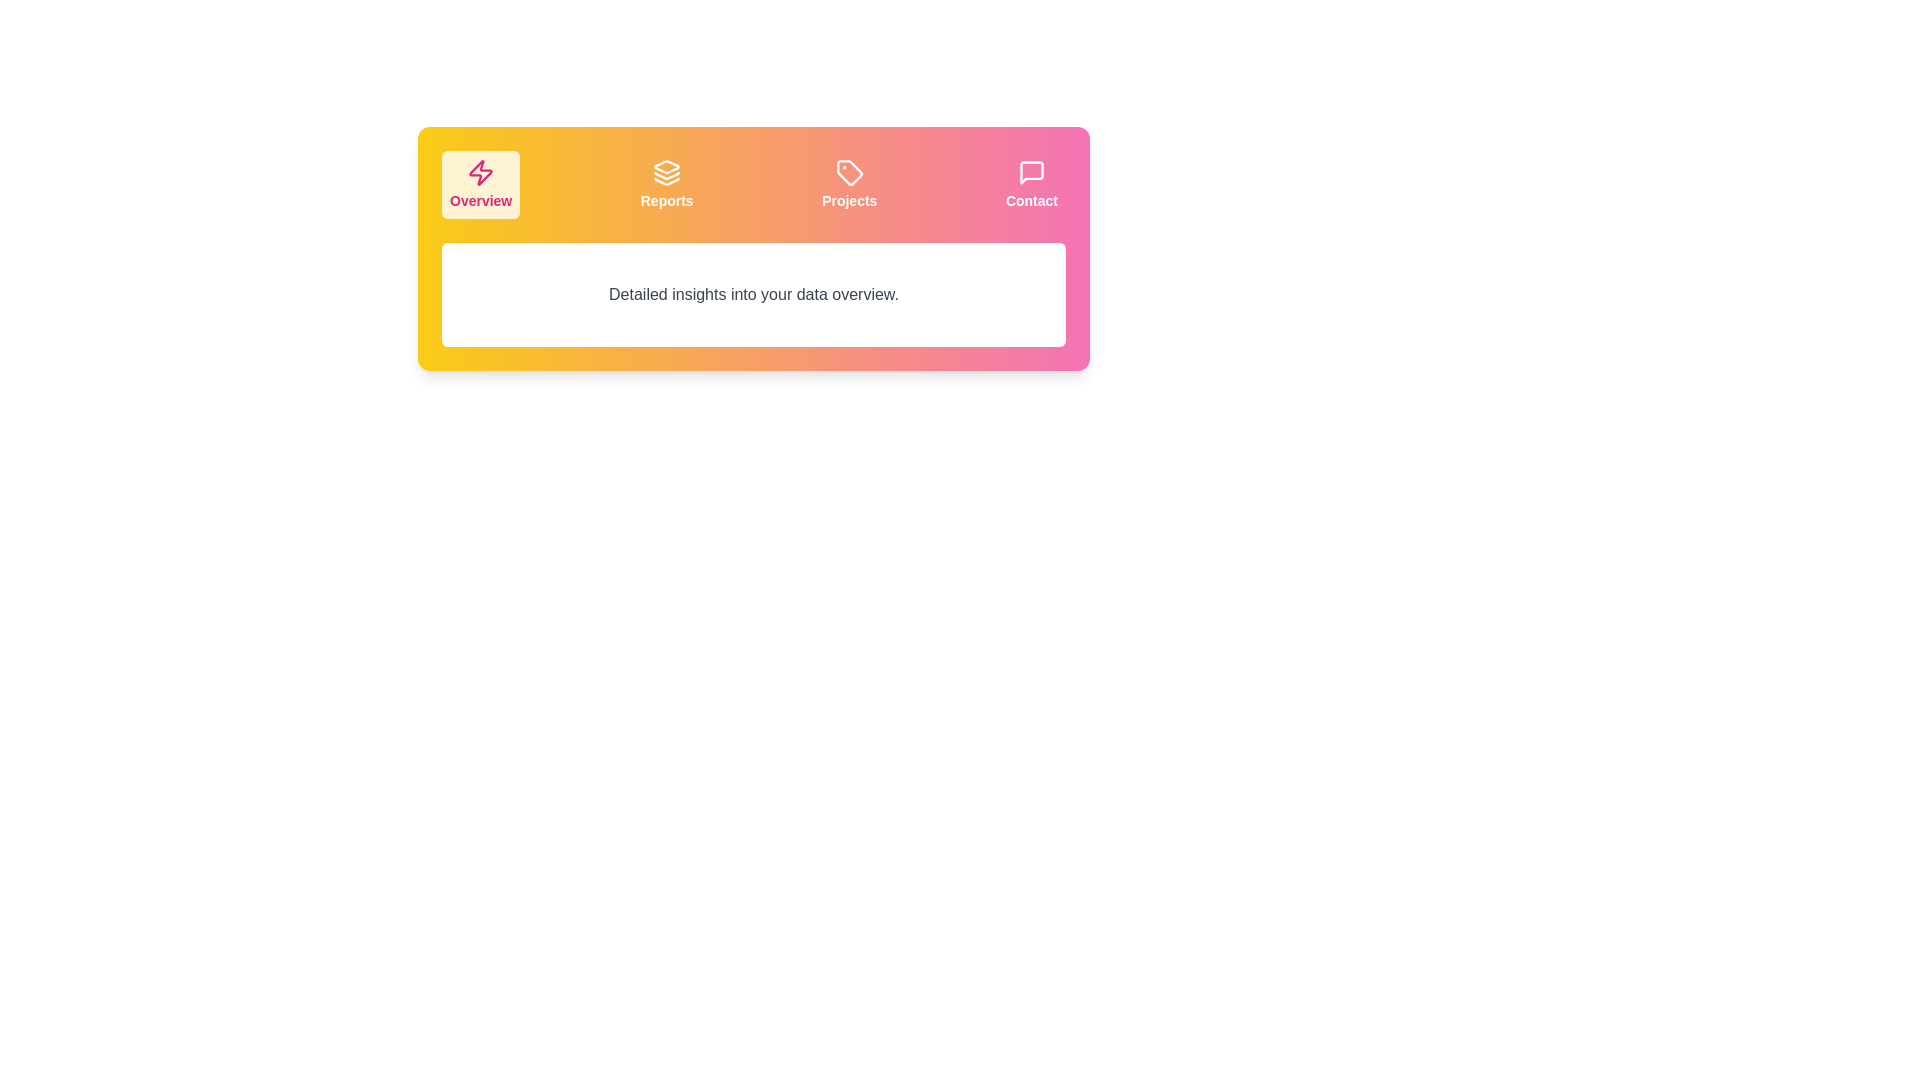 The width and height of the screenshot is (1920, 1080). Describe the element at coordinates (1032, 172) in the screenshot. I see `the communication or contact icon located at the top-right corner of the horizontal navigation menu, above the 'Contact' text label` at that location.